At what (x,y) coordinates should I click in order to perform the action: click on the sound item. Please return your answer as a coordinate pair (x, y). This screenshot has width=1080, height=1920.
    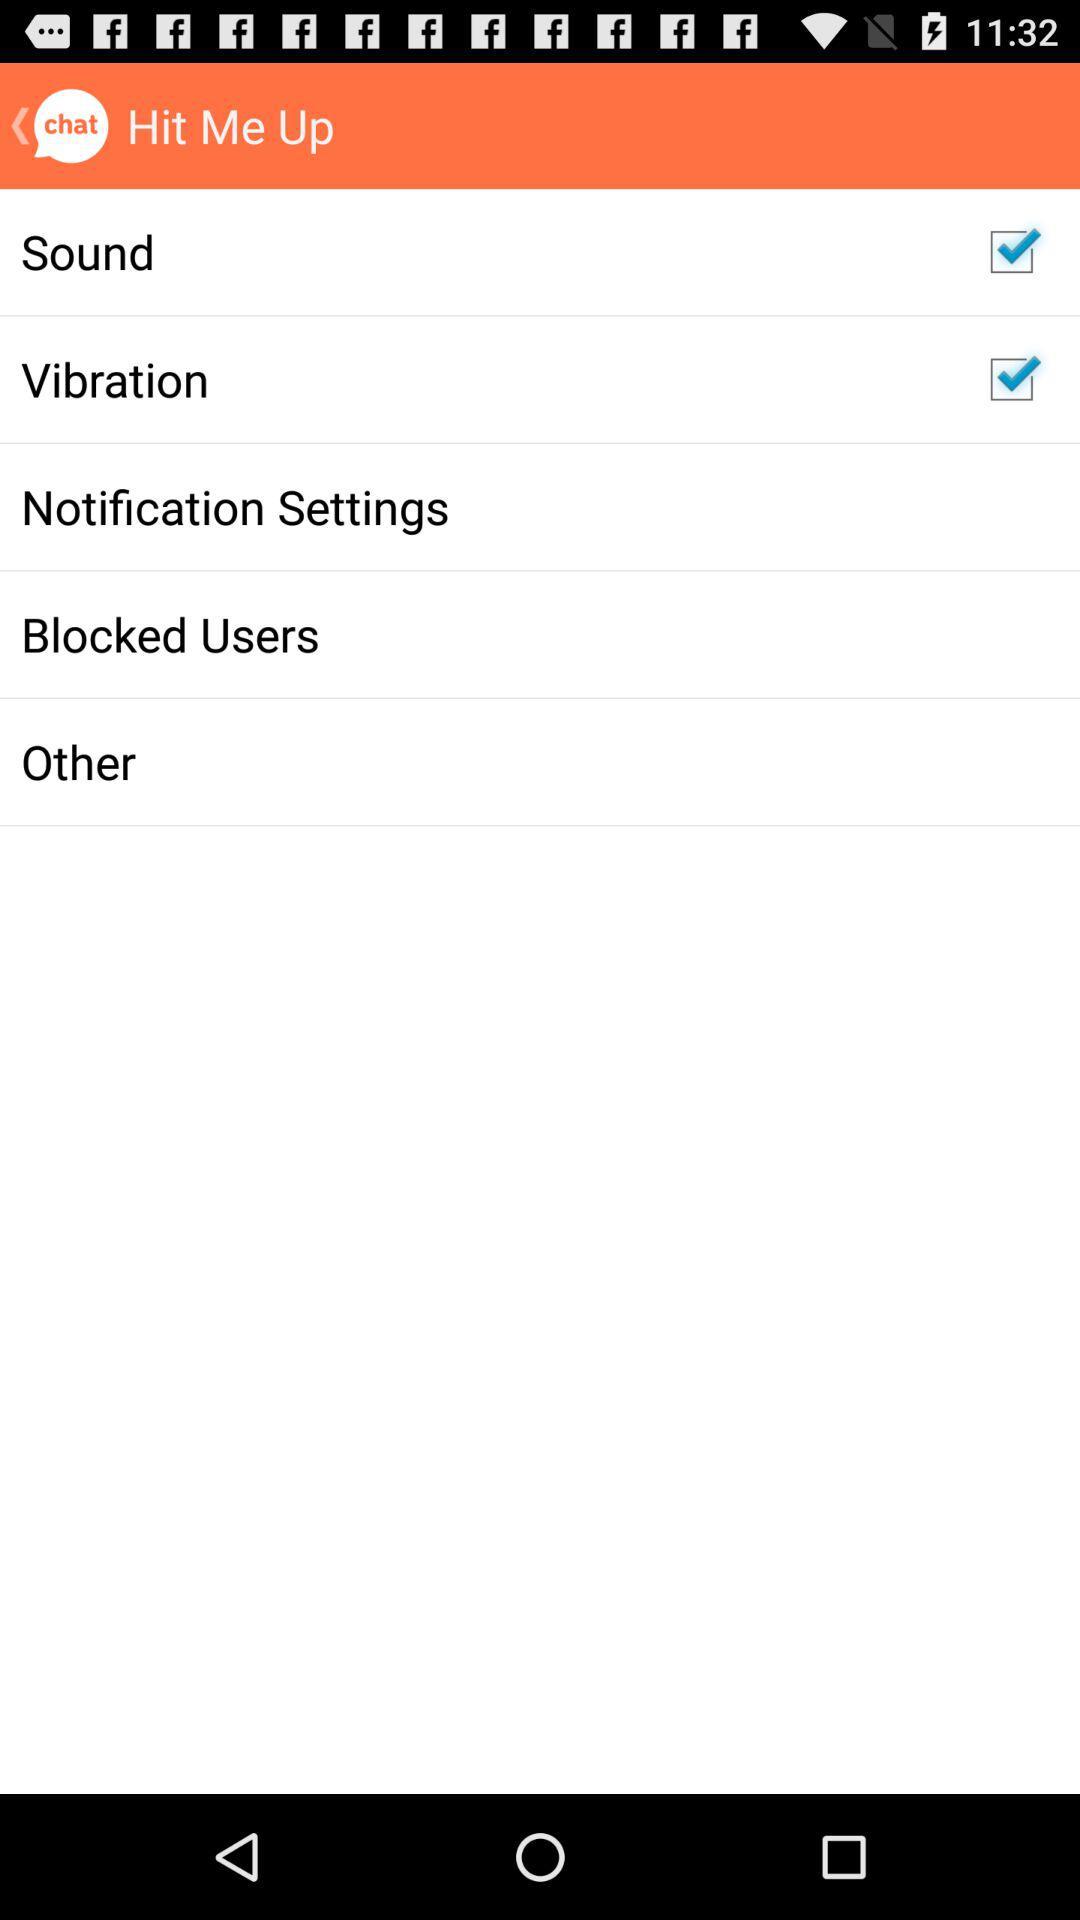
    Looking at the image, I should click on (484, 250).